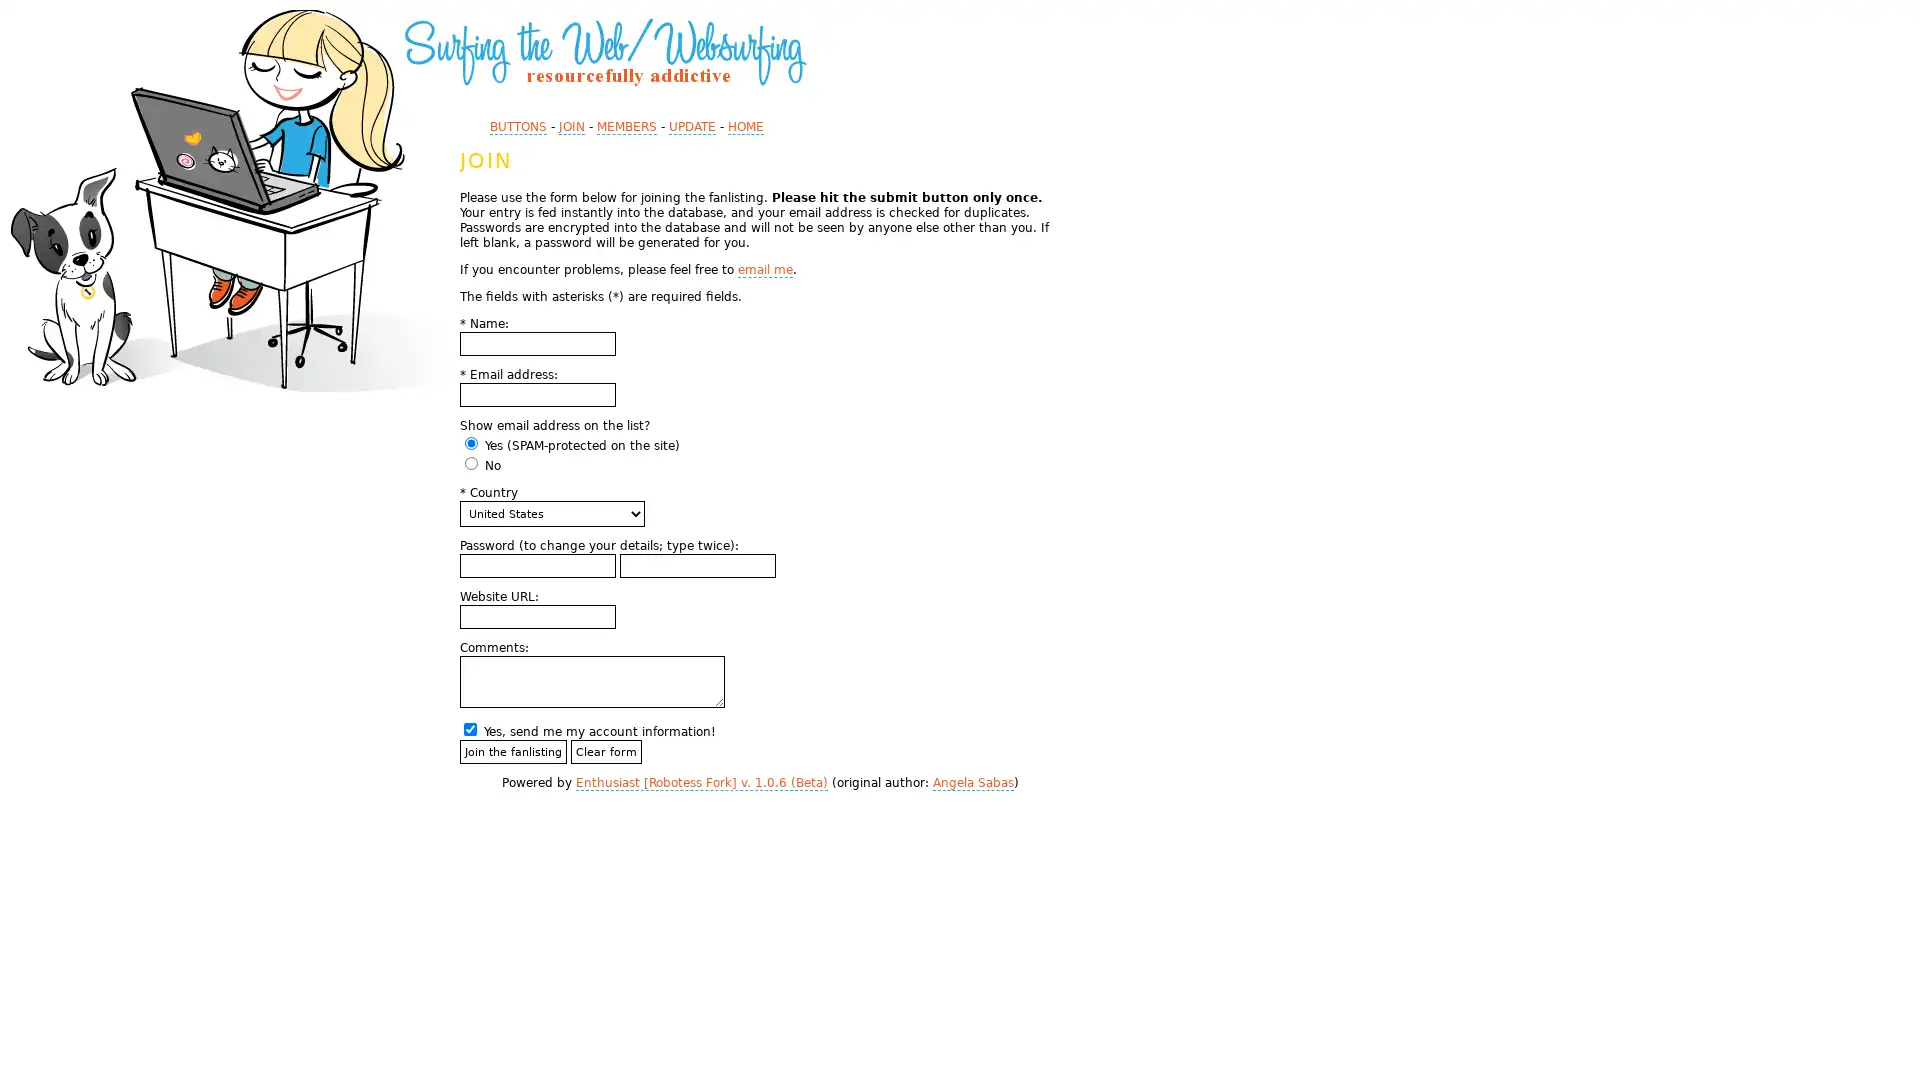 Image resolution: width=1920 pixels, height=1080 pixels. What do you see at coordinates (605, 752) in the screenshot?
I see `Clear form` at bounding box center [605, 752].